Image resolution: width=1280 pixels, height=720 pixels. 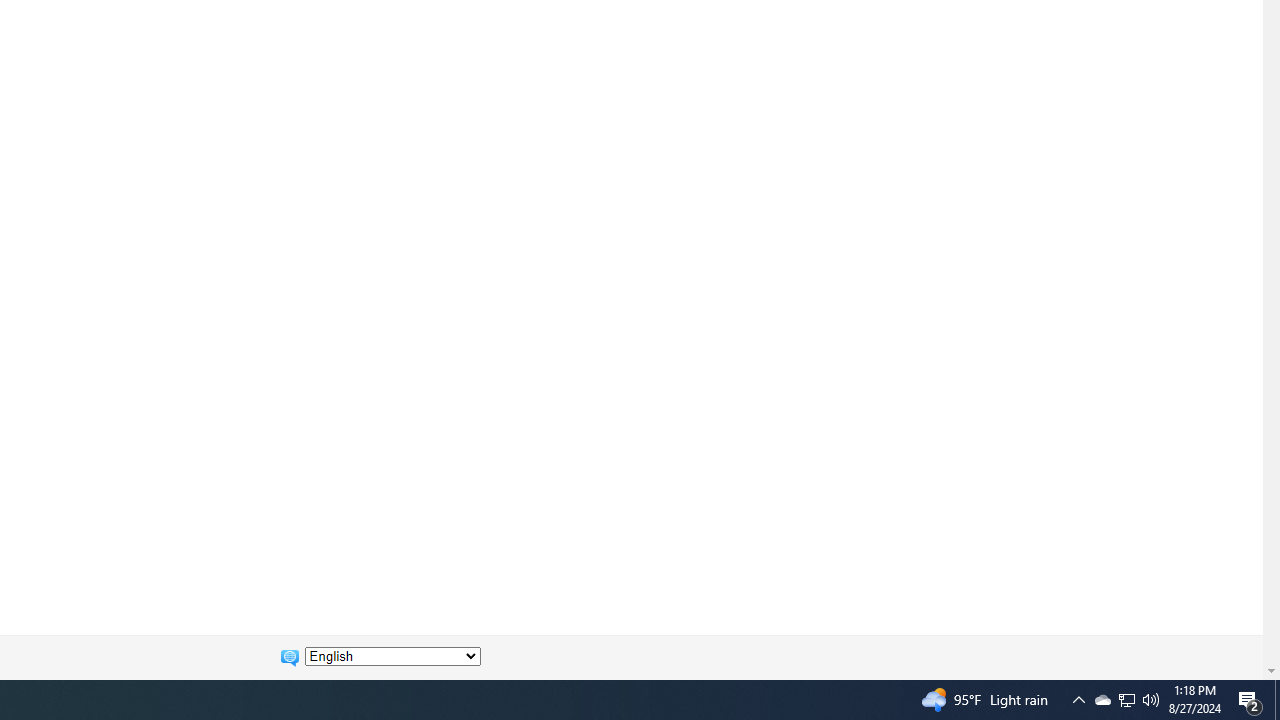 I want to click on 'Change language:', so click(x=392, y=656).